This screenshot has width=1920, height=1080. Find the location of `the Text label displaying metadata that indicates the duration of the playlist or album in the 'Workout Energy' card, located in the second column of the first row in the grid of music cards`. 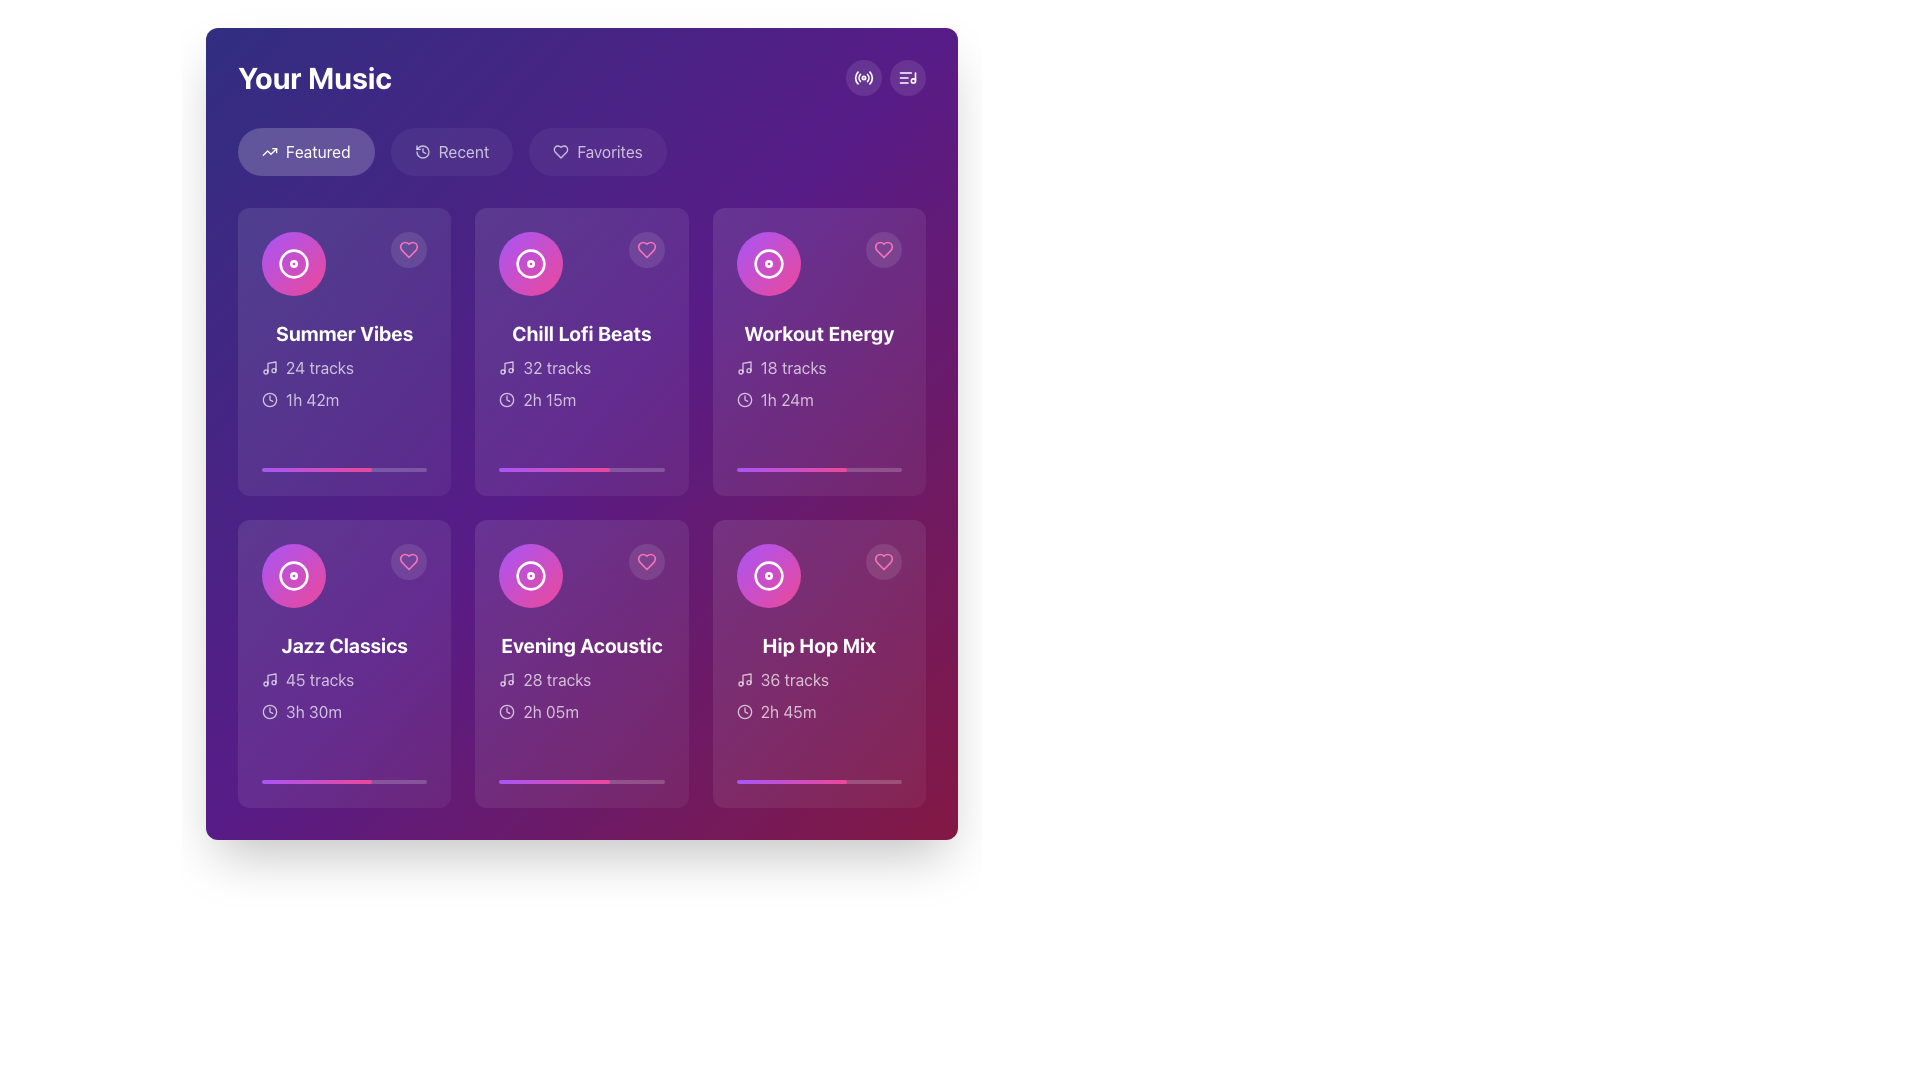

the Text label displaying metadata that indicates the duration of the playlist or album in the 'Workout Energy' card, located in the second column of the first row in the grid of music cards is located at coordinates (786, 400).